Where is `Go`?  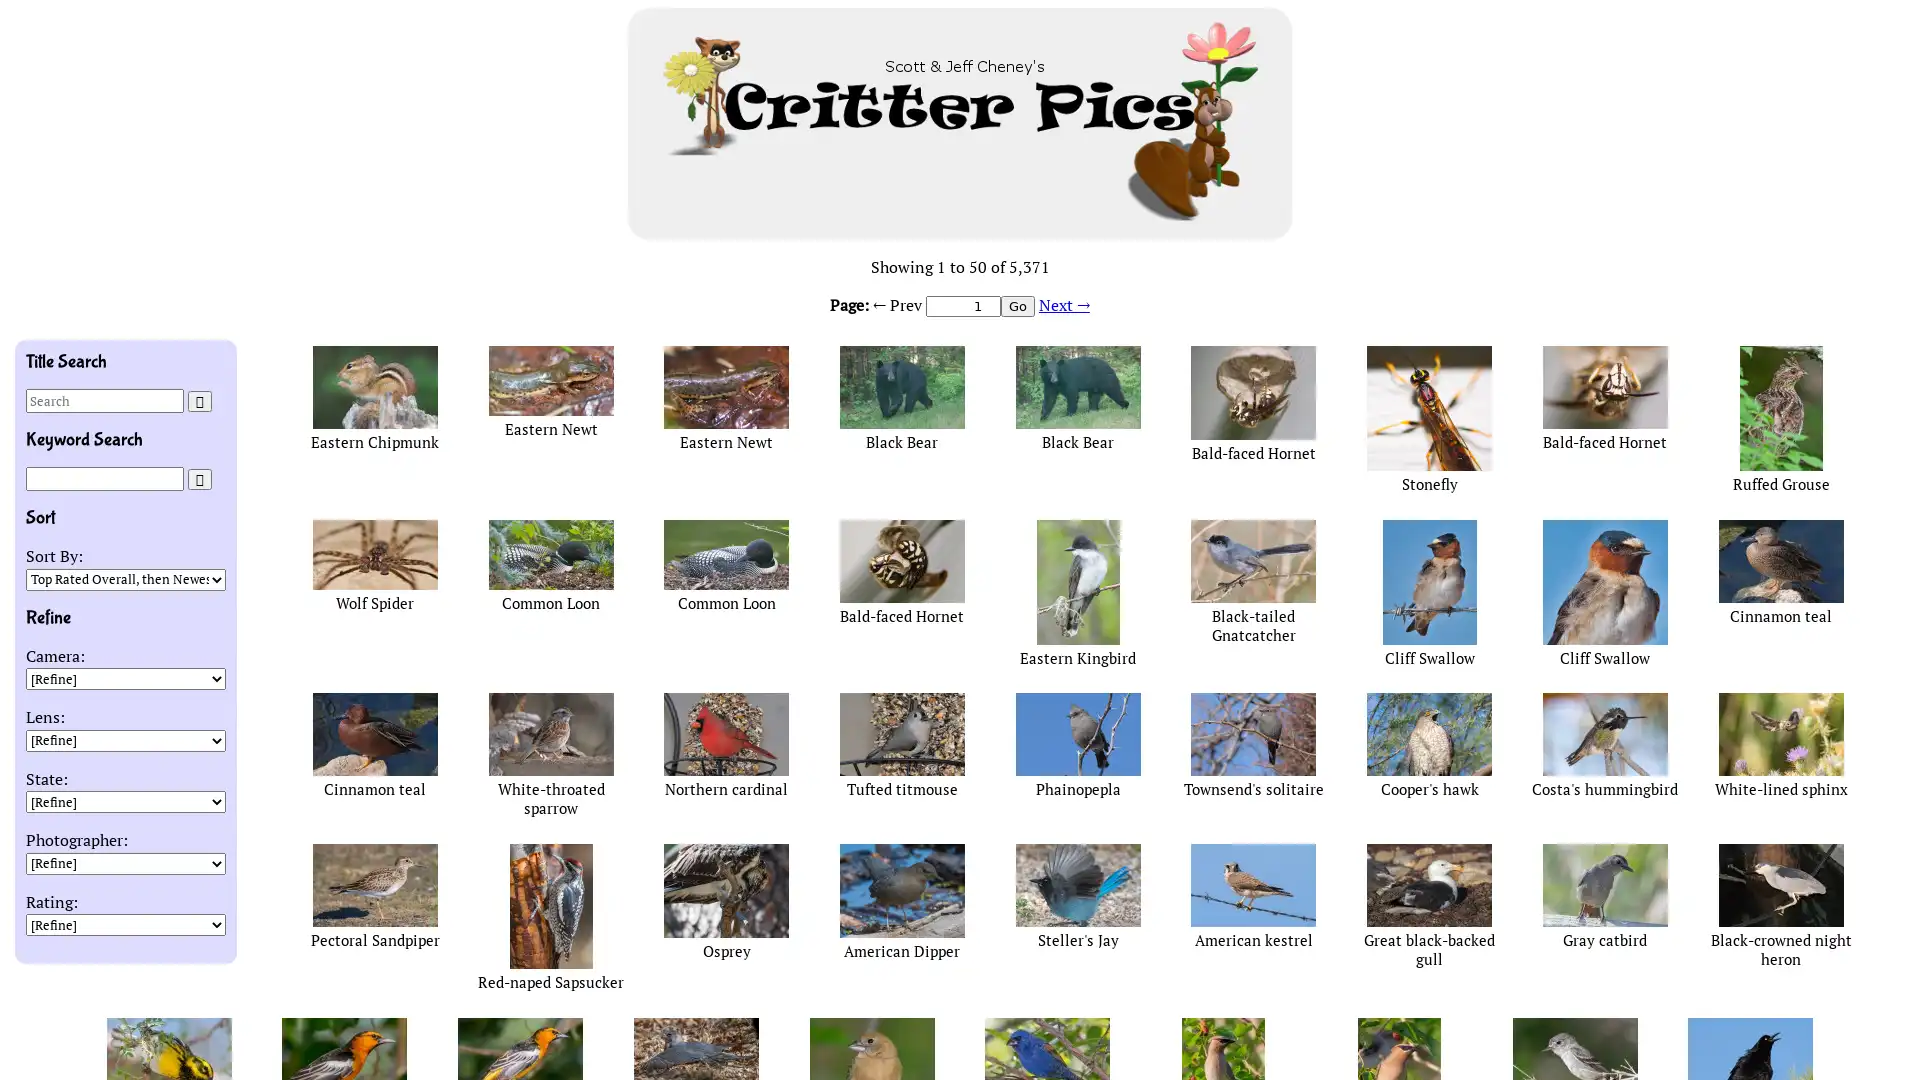
Go is located at coordinates (1017, 306).